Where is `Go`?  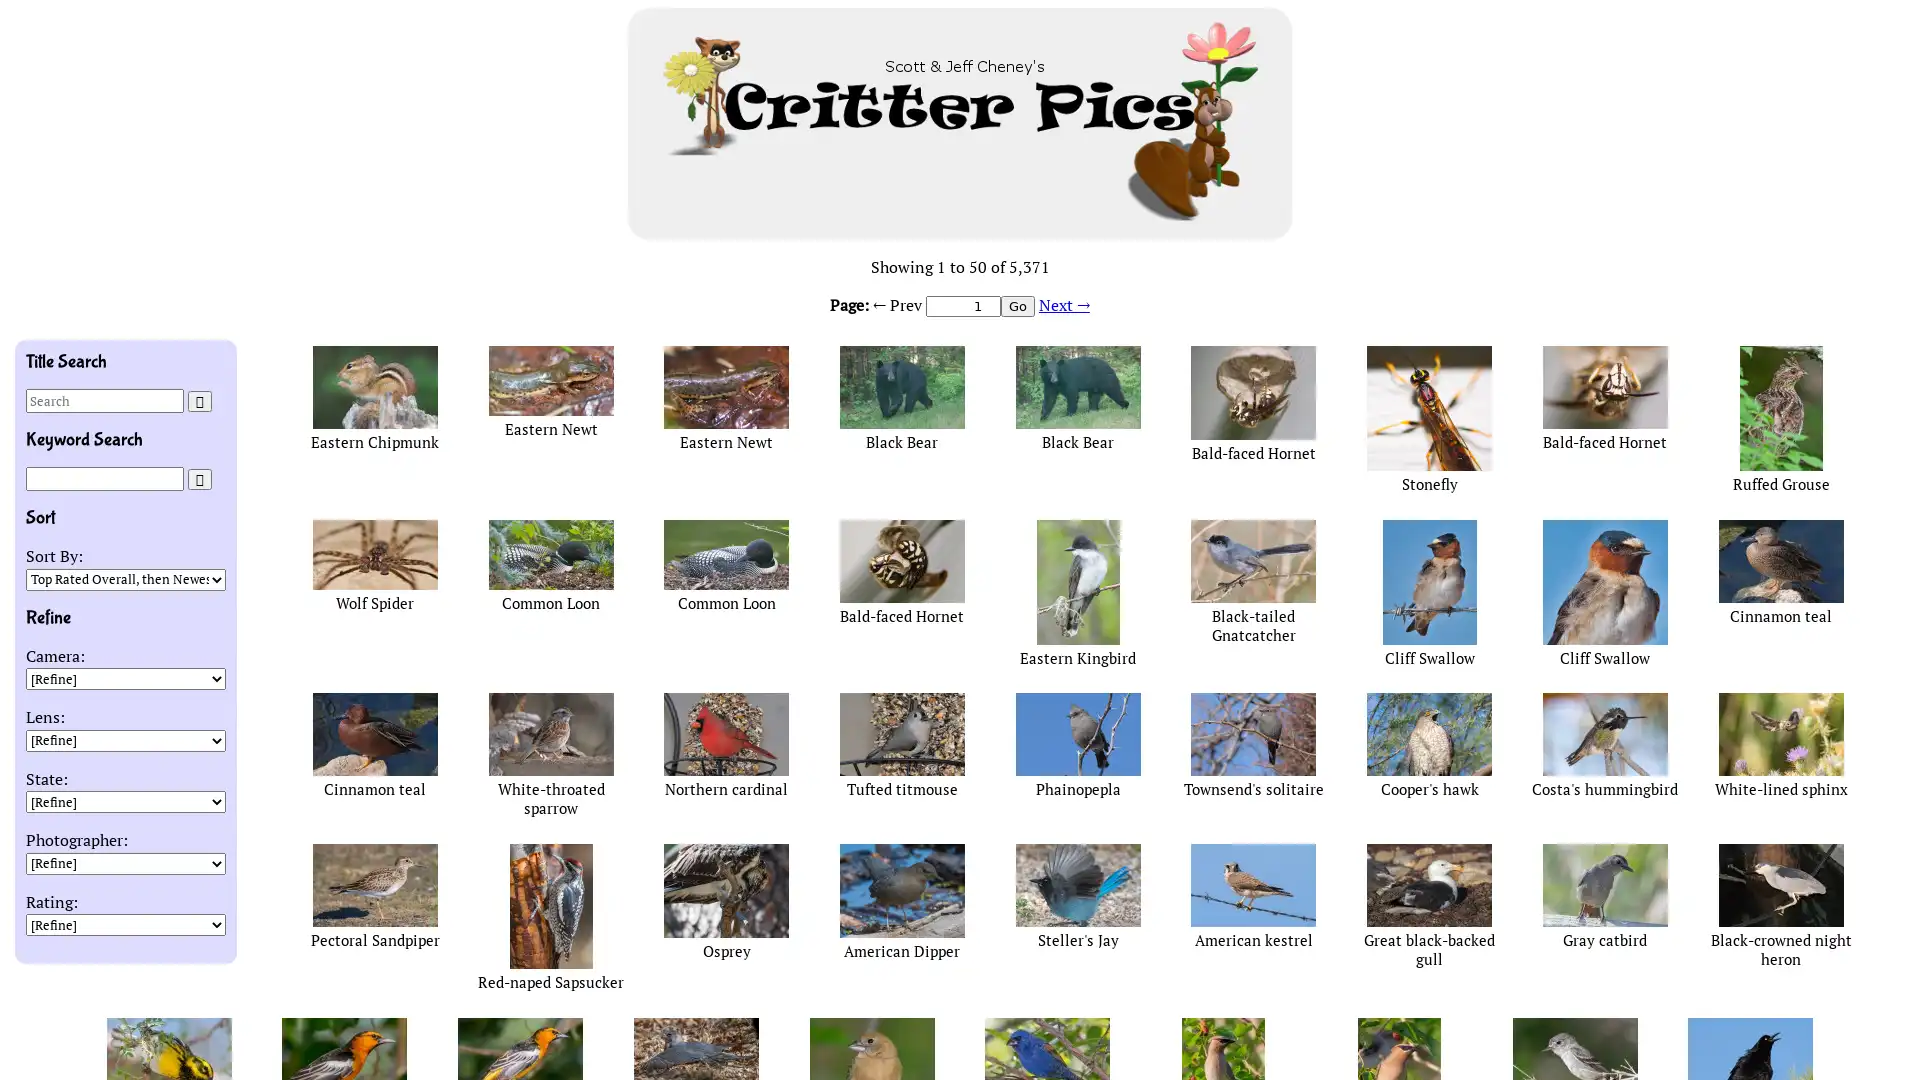
Go is located at coordinates (1017, 306).